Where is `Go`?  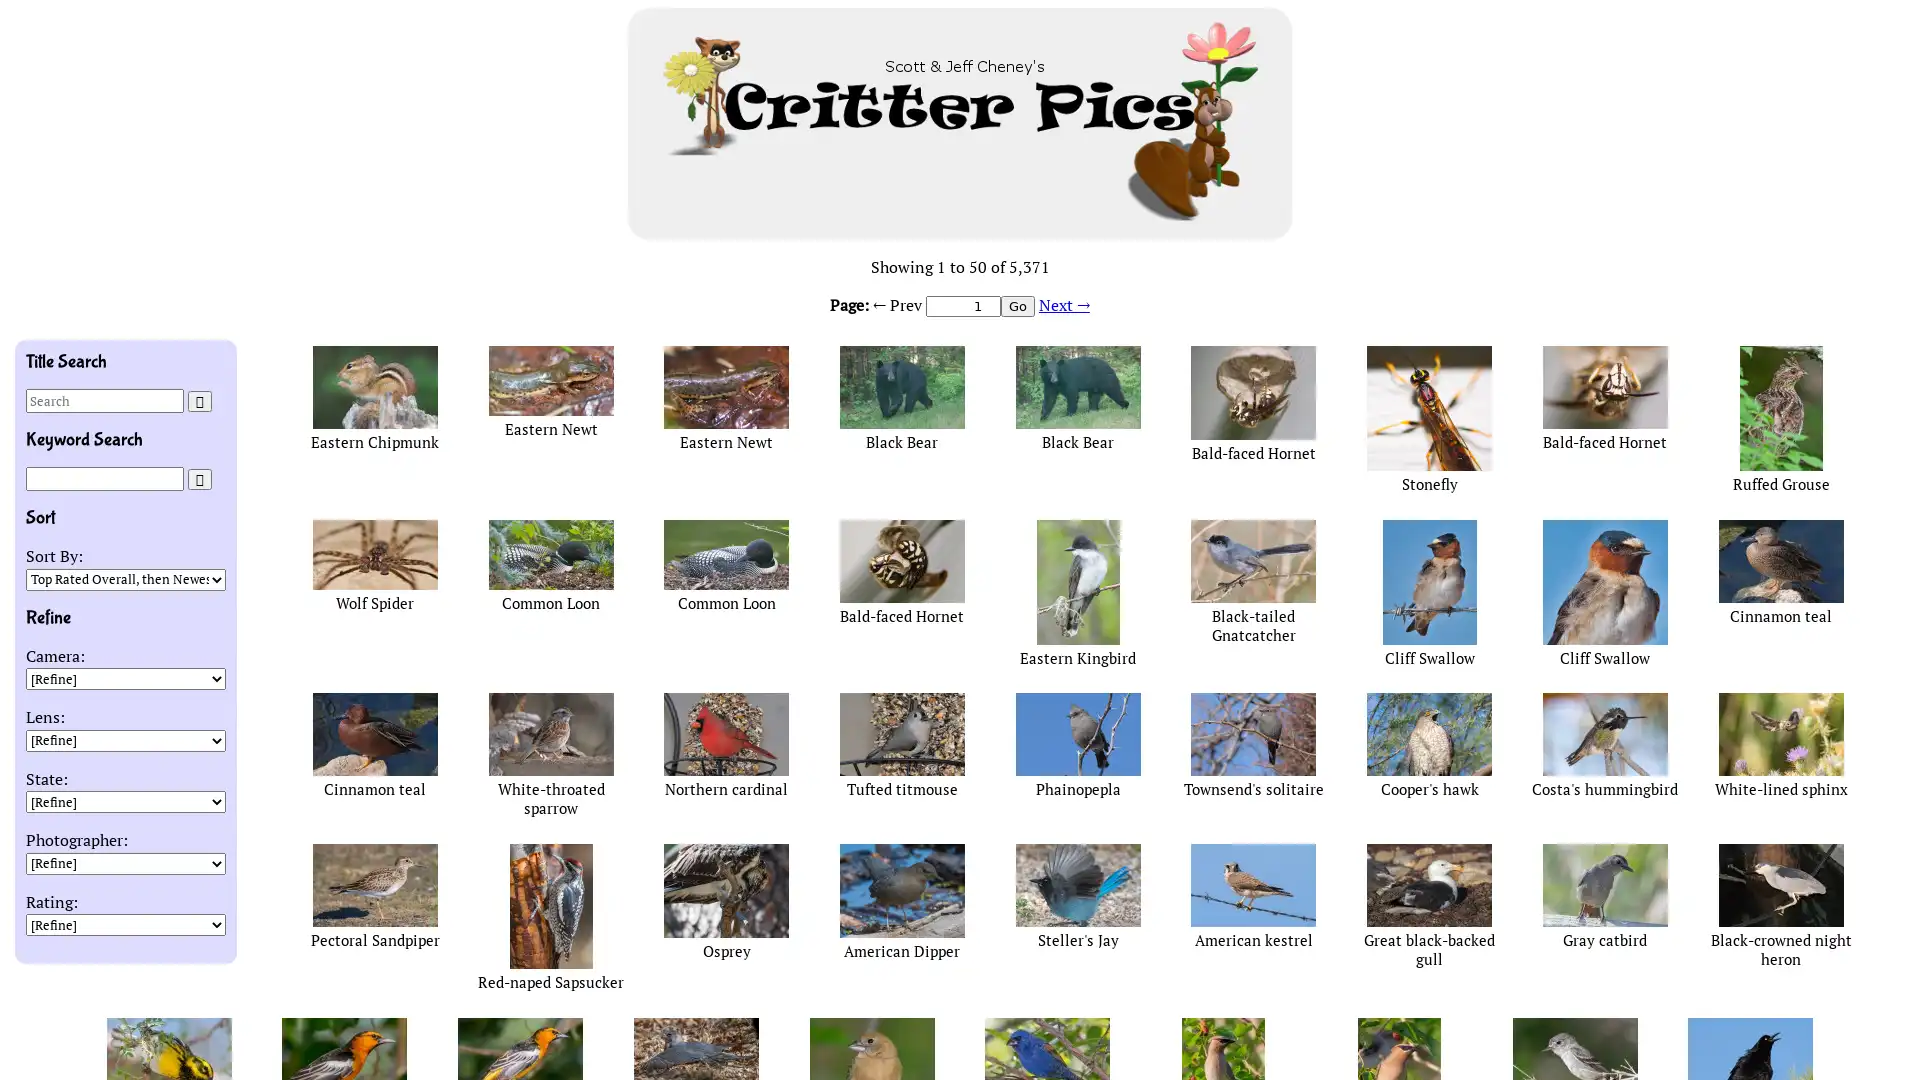
Go is located at coordinates (1017, 306).